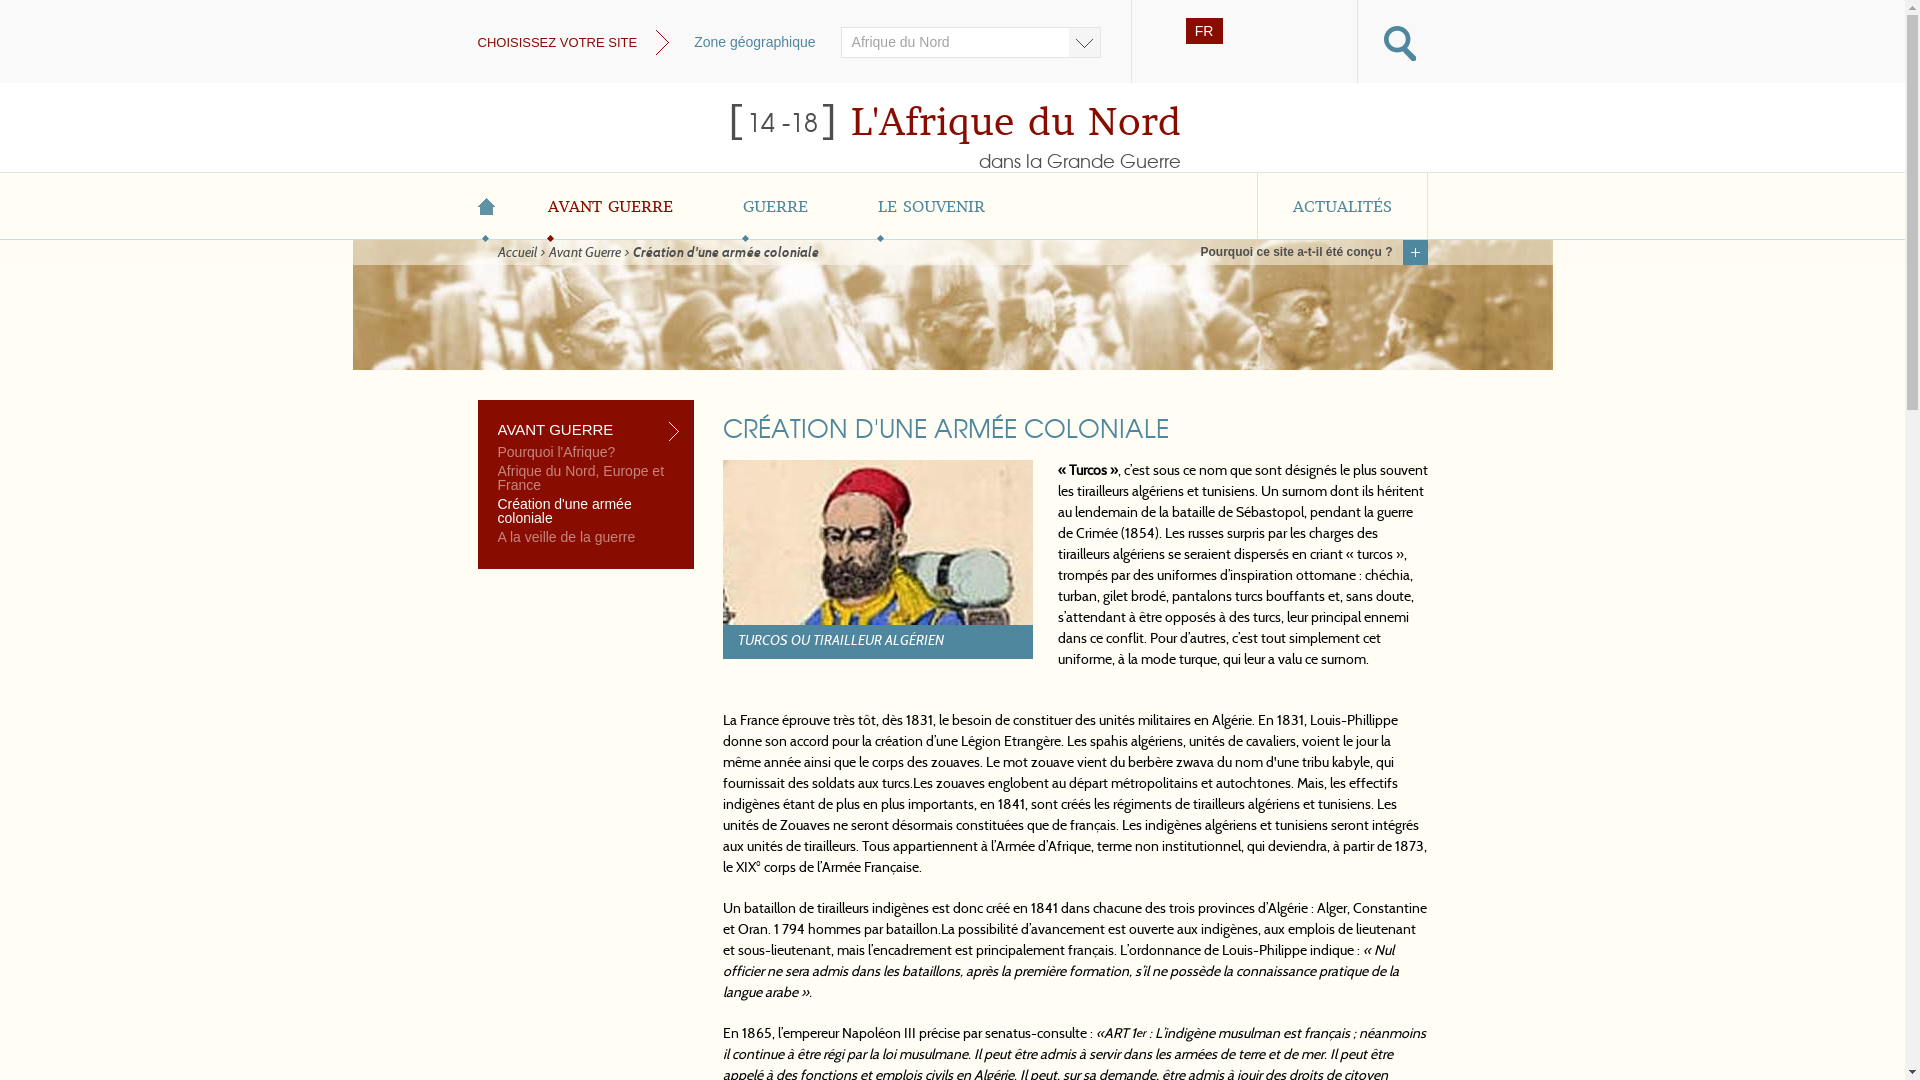 The height and width of the screenshot is (1080, 1920). What do you see at coordinates (970, 42) in the screenshot?
I see `'Afrique du Nord'` at bounding box center [970, 42].